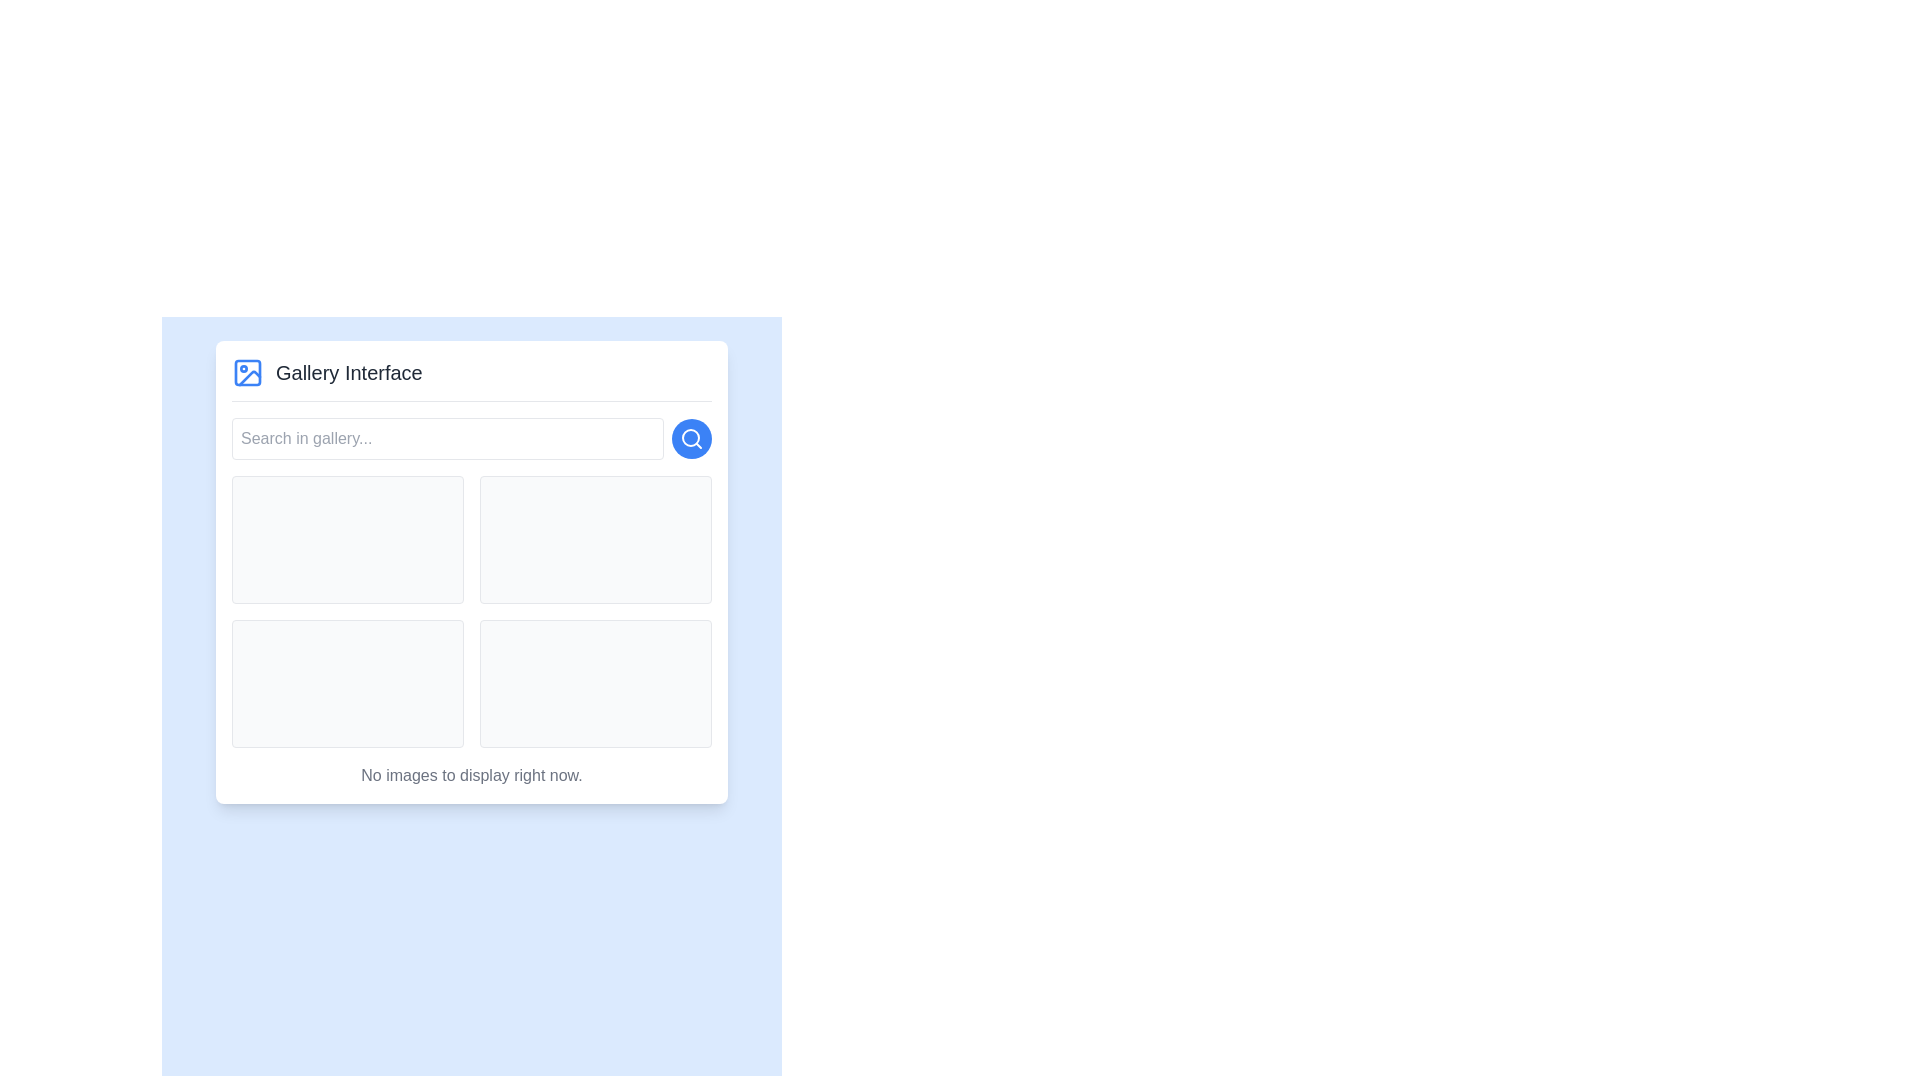  Describe the element at coordinates (594, 682) in the screenshot. I see `the bottom-right Placeholder box in the grid layout` at that location.